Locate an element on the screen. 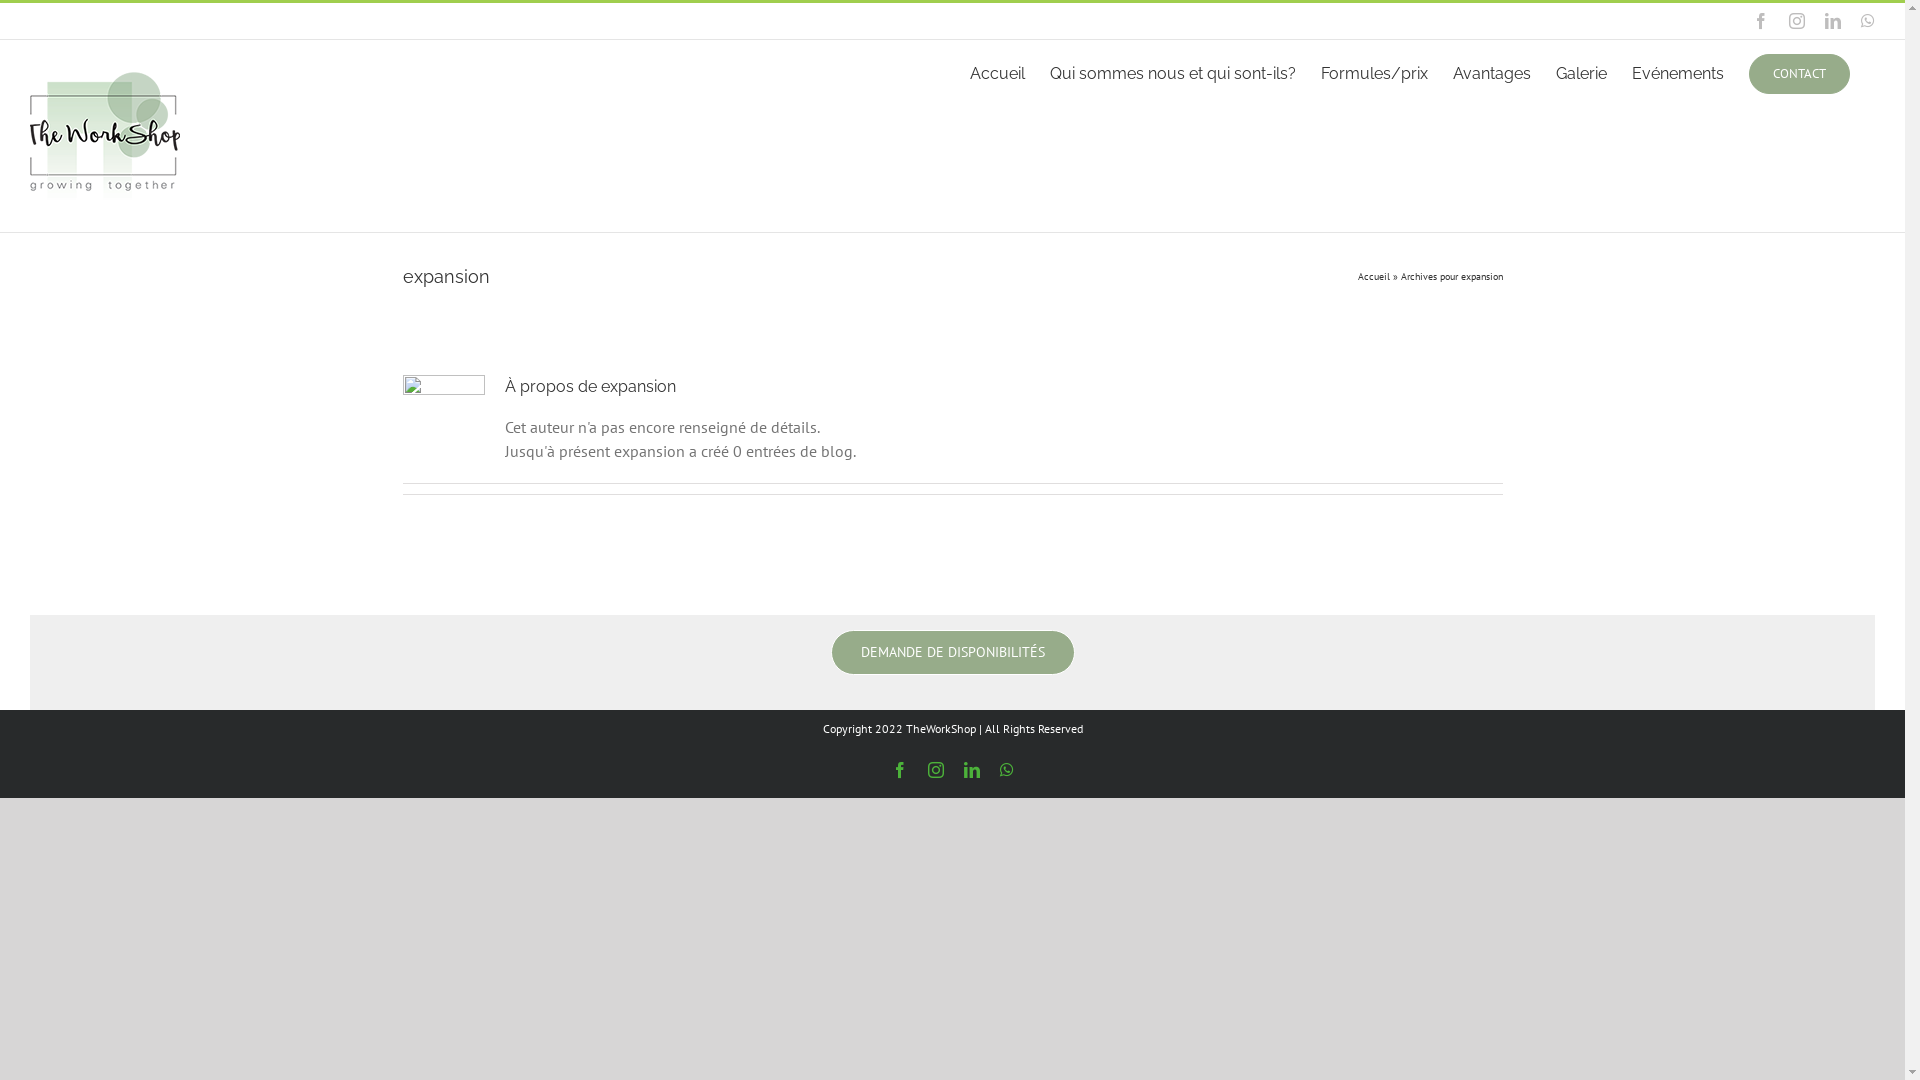 Image resolution: width=1920 pixels, height=1080 pixels. 'Galerie' is located at coordinates (1580, 71).